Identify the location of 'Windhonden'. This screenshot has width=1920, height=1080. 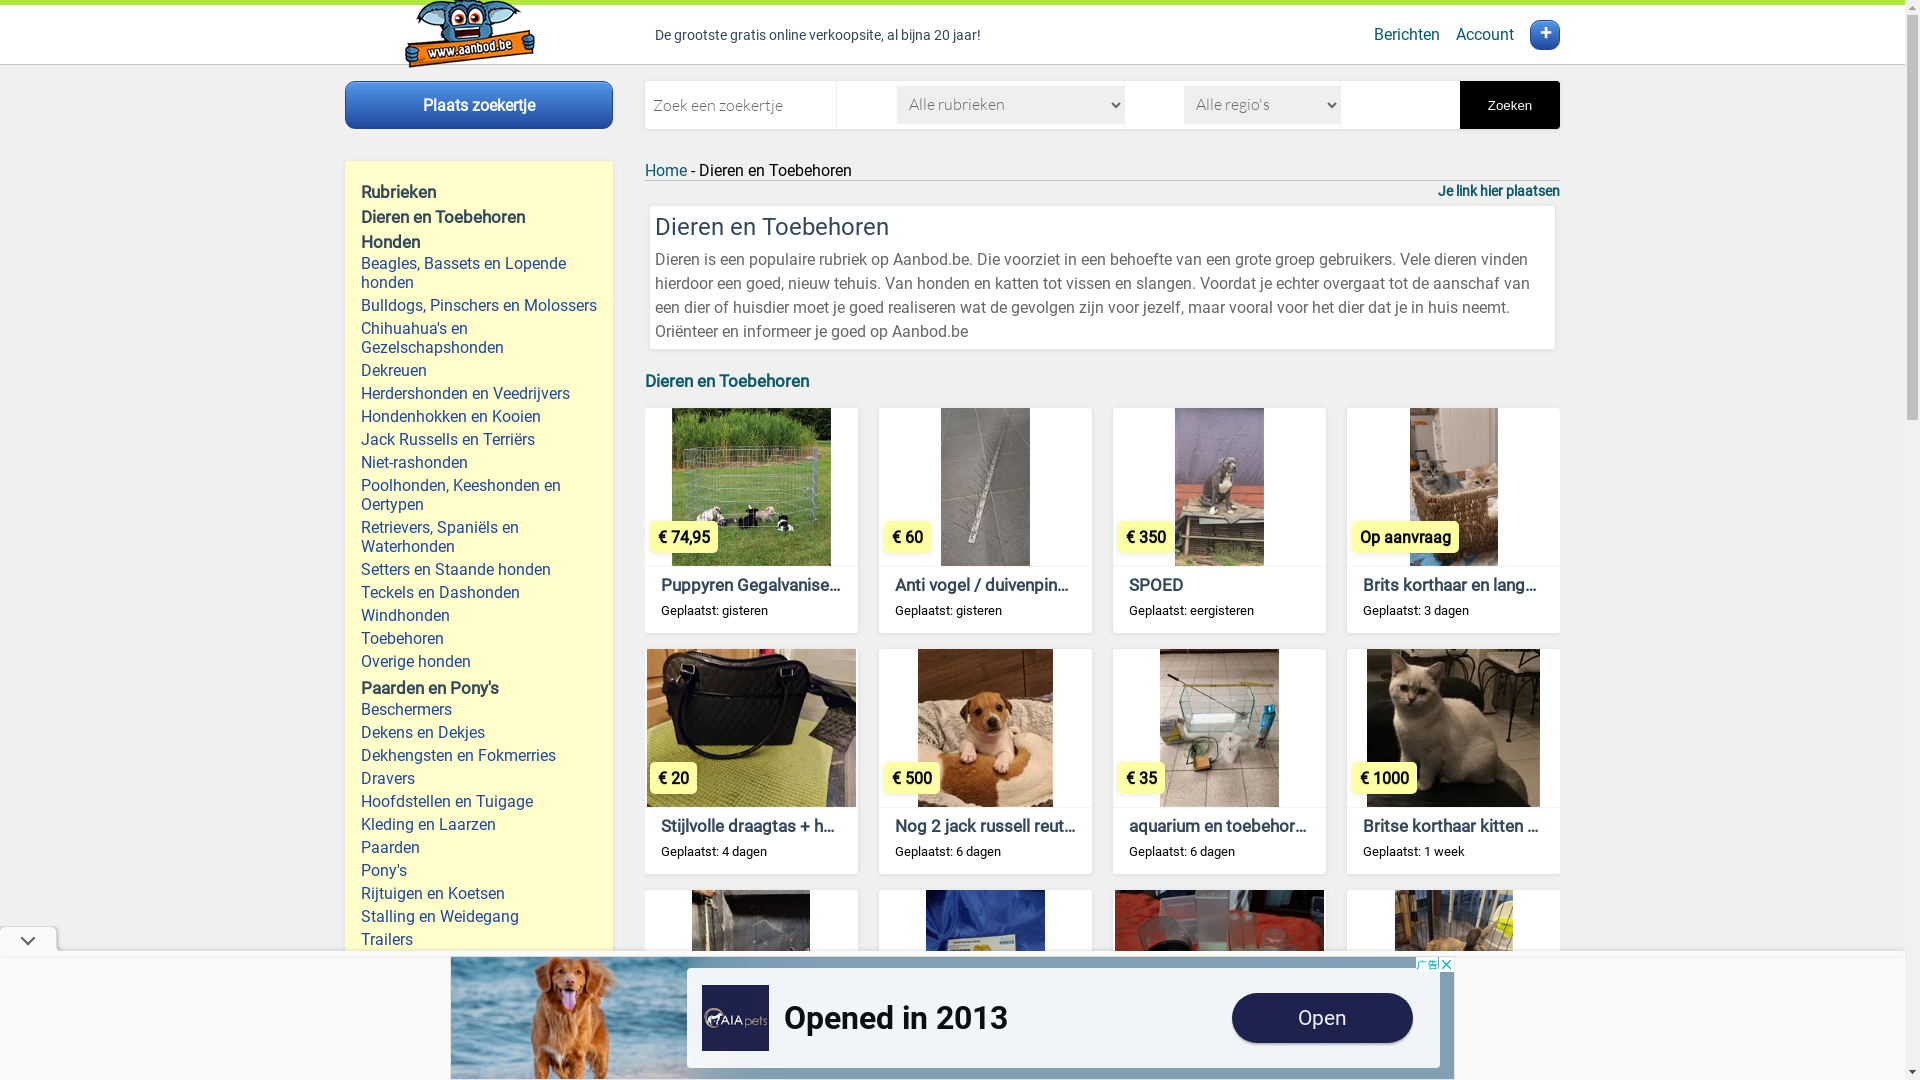
(478, 614).